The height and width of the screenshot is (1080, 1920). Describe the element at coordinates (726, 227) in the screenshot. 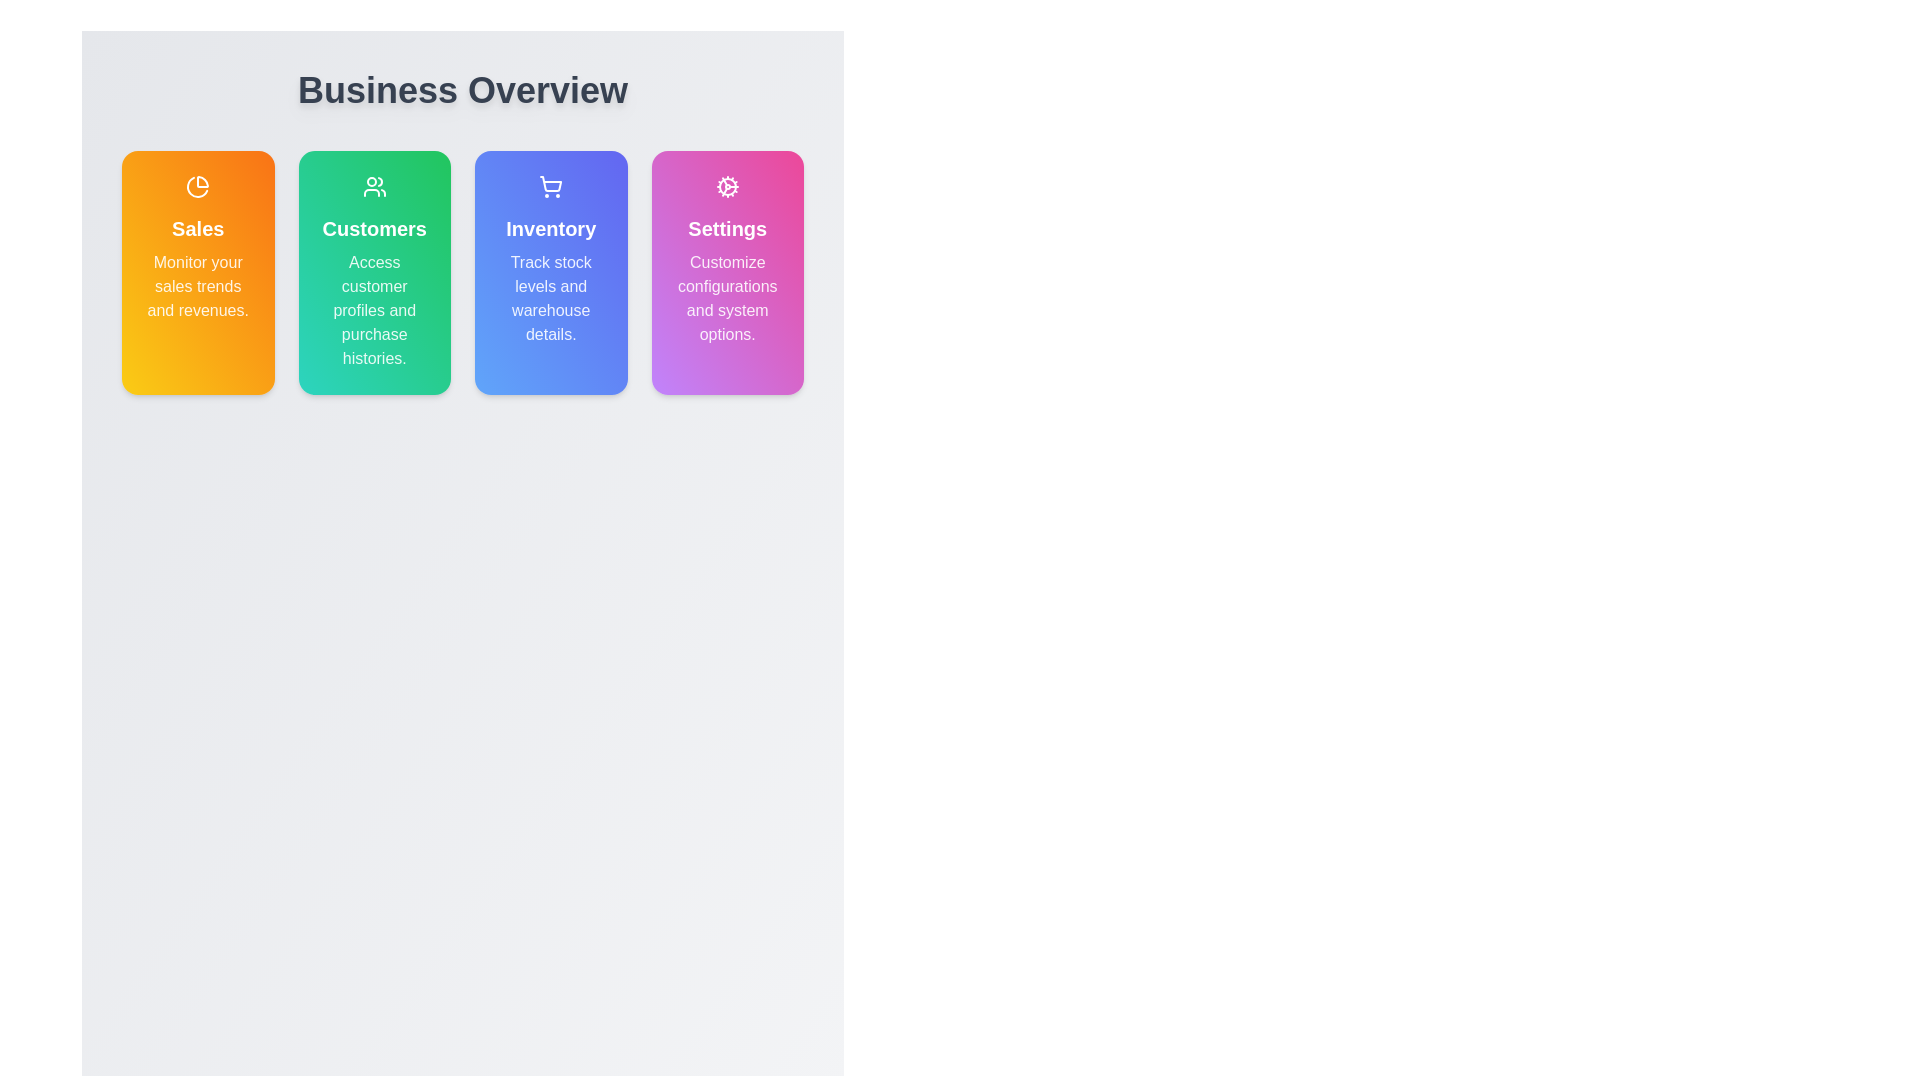

I see `title text located at the top-center of the pink card labeled 'Settings', which is the fourth card in a series with 'Sales', 'Customers', and 'Inventory' preceding it` at that location.